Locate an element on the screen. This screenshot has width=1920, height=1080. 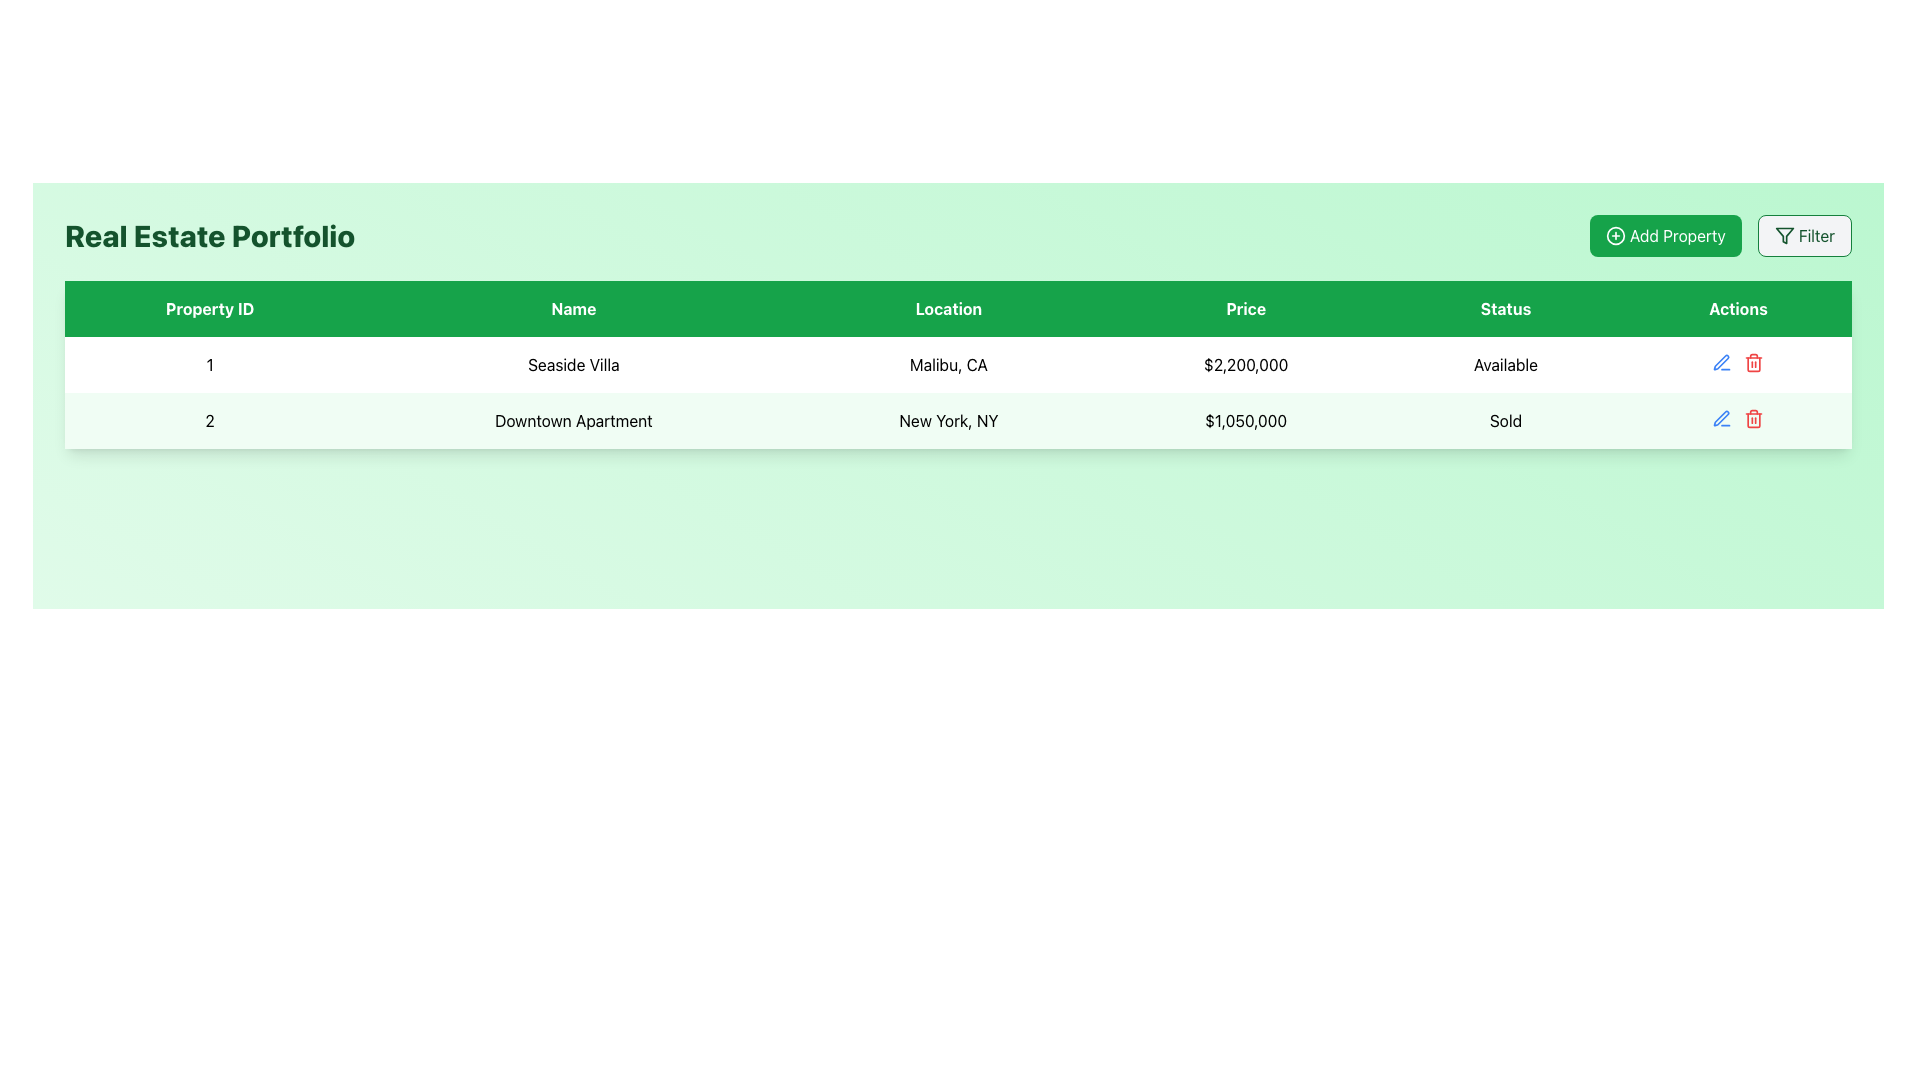
the cluster of action buttons located in the 'Actions' cell of the second row for the 'Downtown Apartment' listing, which includes an edit icon and a delete icon is located at coordinates (1737, 418).